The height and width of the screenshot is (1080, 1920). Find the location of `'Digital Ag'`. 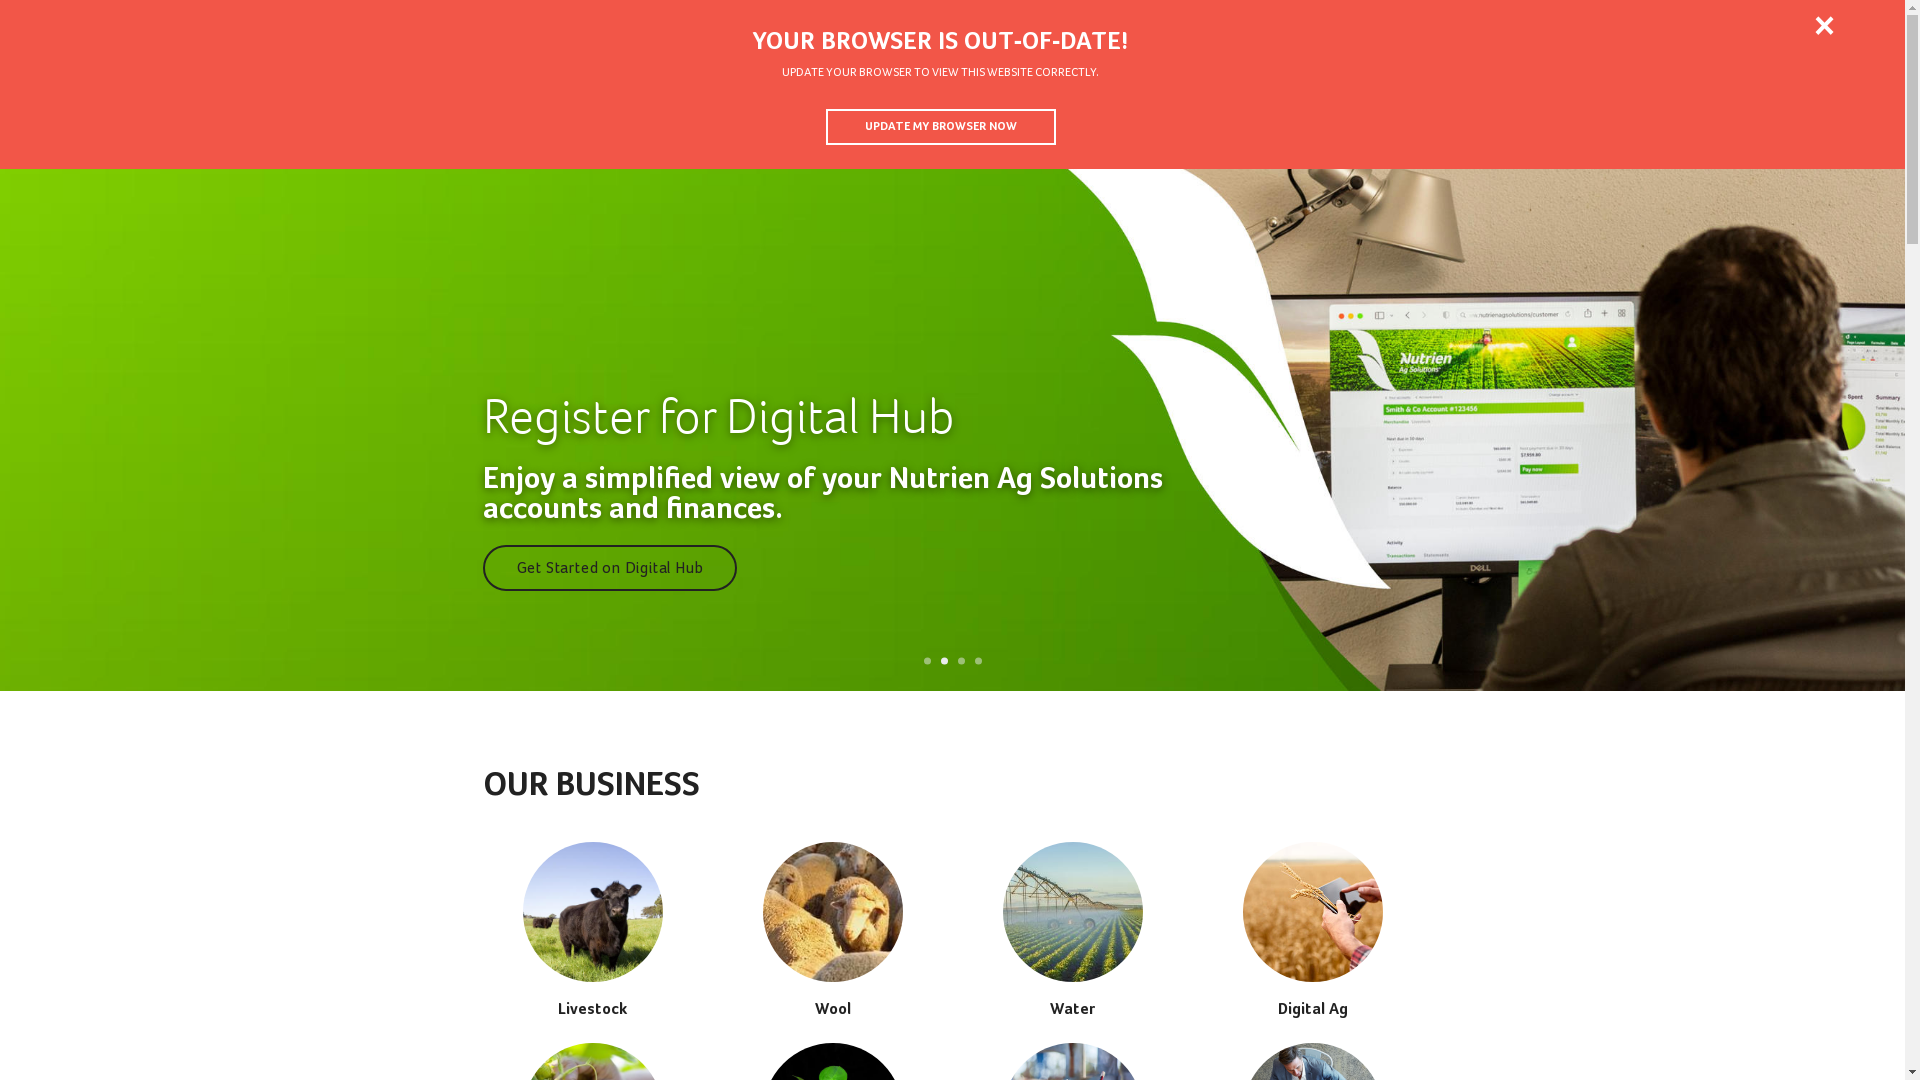

'Digital Ag' is located at coordinates (1311, 929).